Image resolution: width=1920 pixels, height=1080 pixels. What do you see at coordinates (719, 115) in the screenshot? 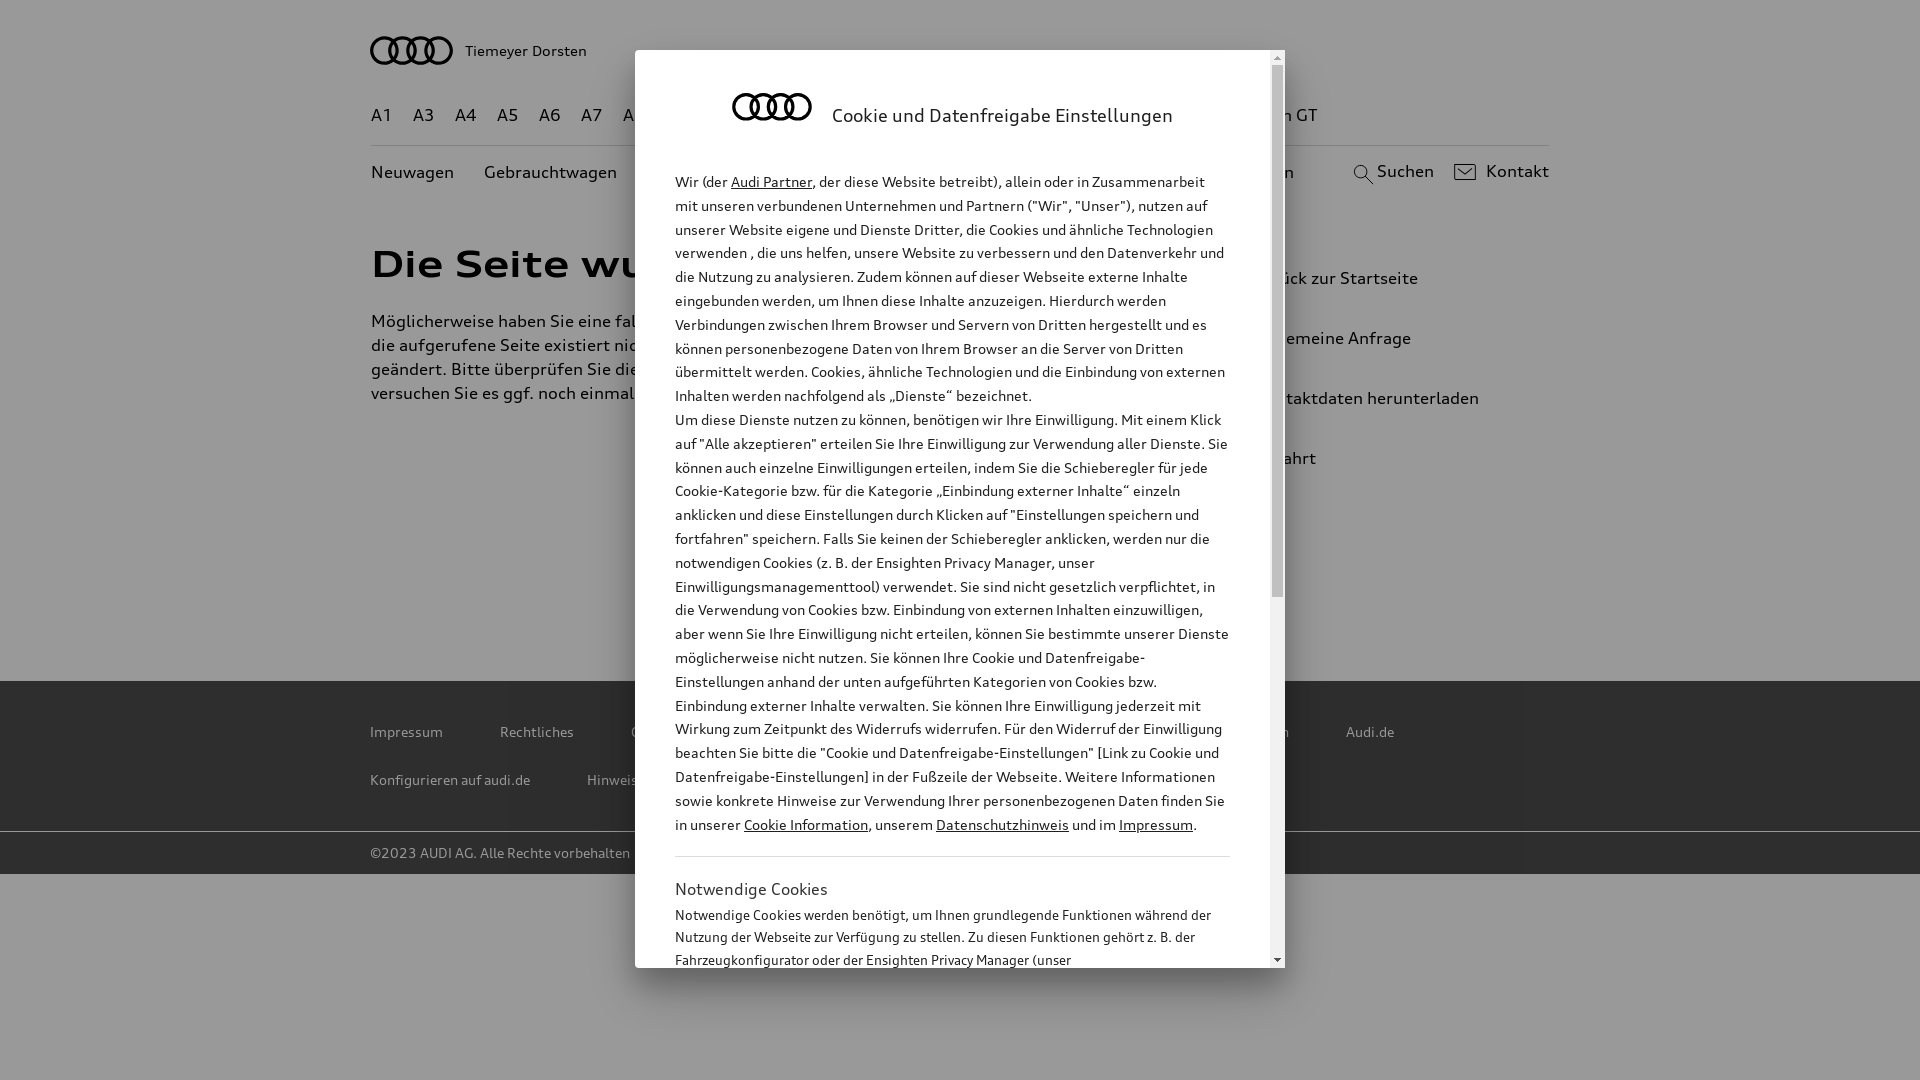
I see `'Q3'` at bounding box center [719, 115].